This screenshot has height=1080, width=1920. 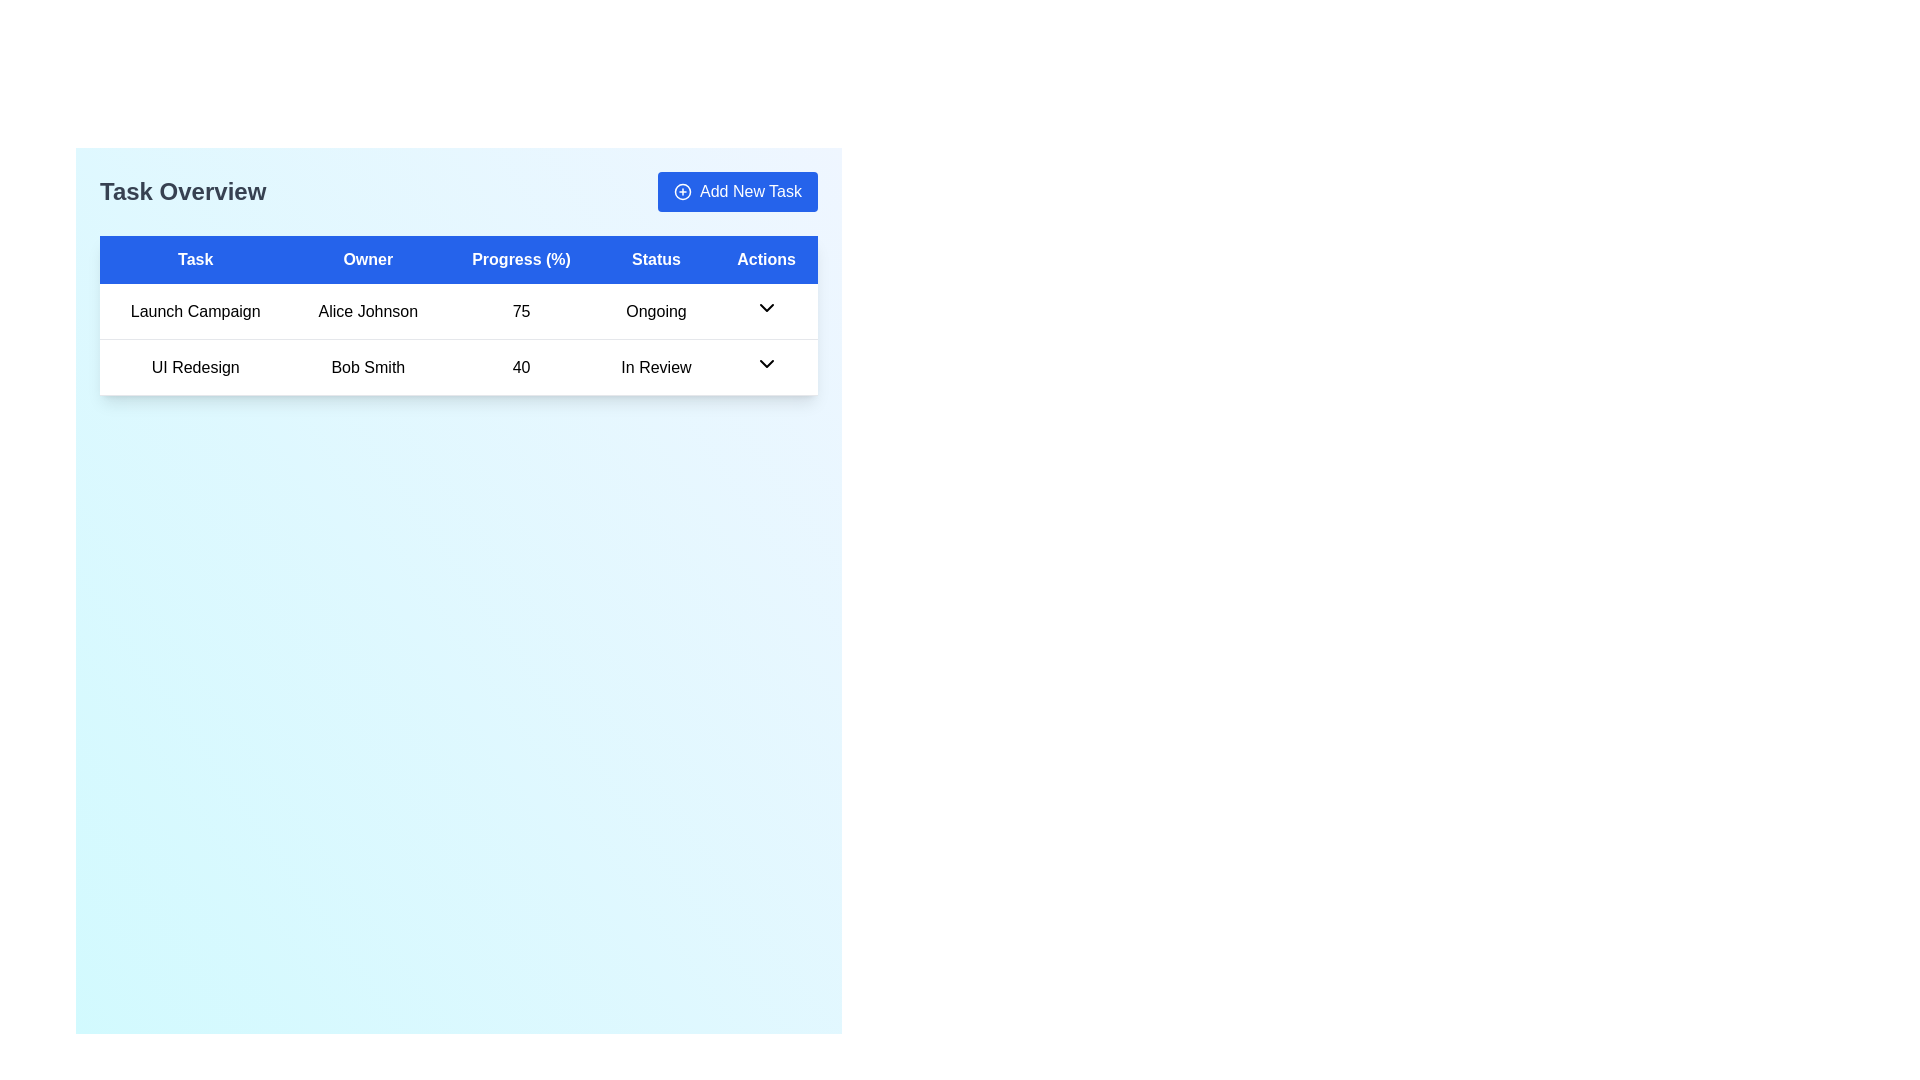 What do you see at coordinates (458, 315) in the screenshot?
I see `the rows of the Task Overview table` at bounding box center [458, 315].